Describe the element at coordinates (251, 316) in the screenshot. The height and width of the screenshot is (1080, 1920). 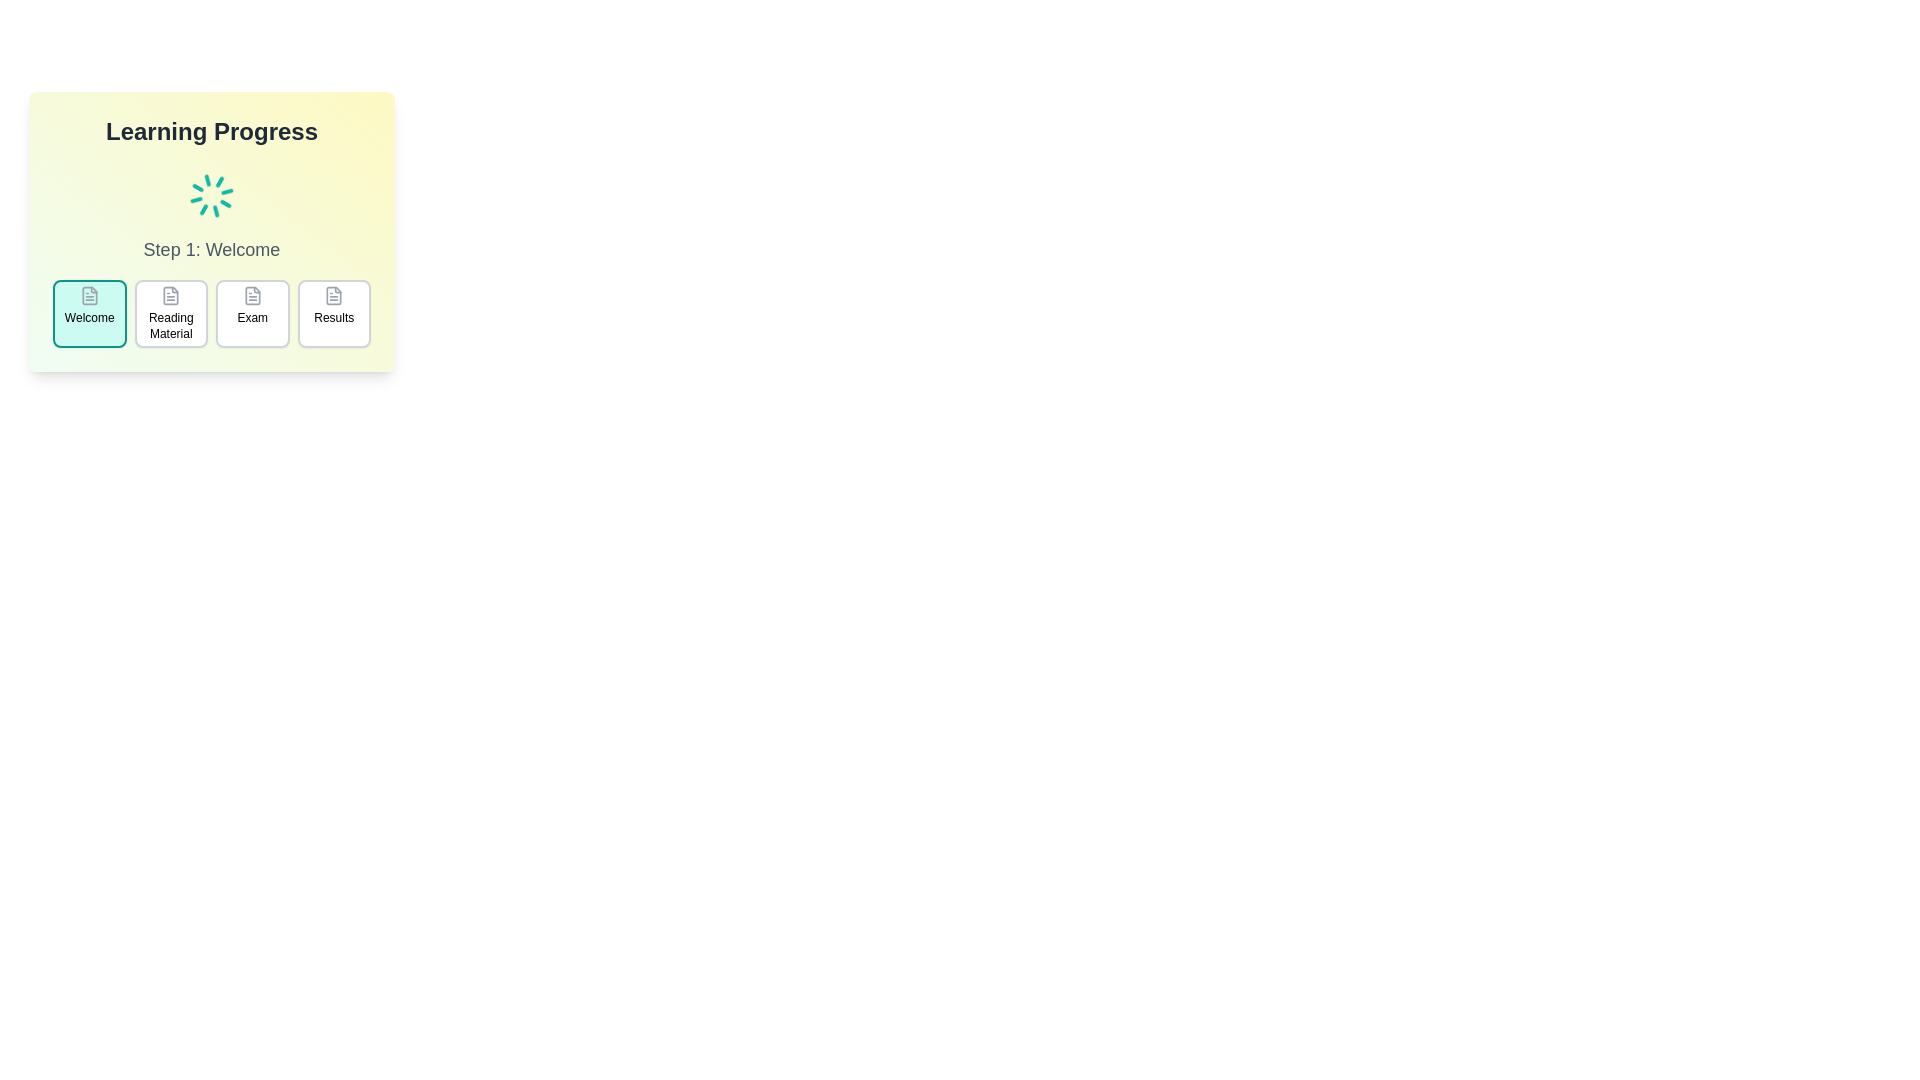
I see `the static text label indicating the 'Exam' function within the third card of the progress tracker` at that location.